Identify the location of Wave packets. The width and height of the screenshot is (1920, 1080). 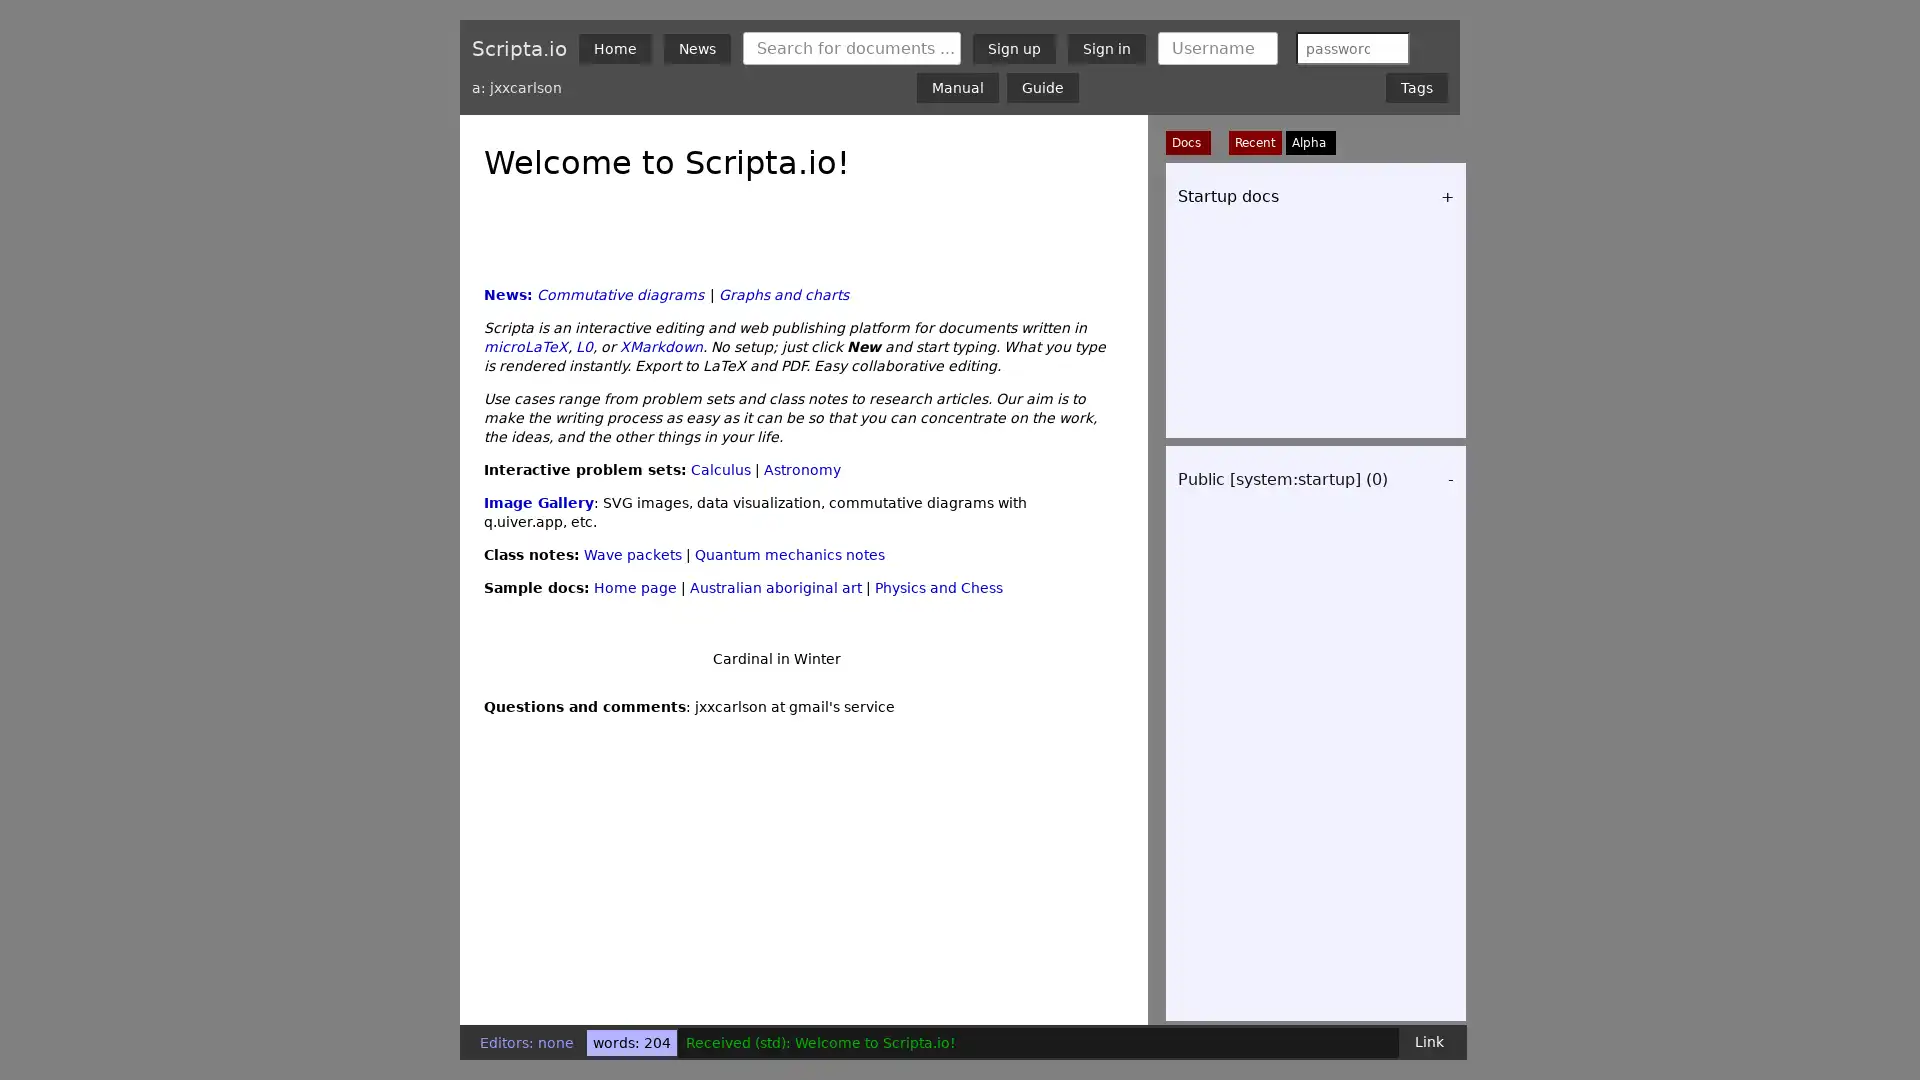
(632, 708).